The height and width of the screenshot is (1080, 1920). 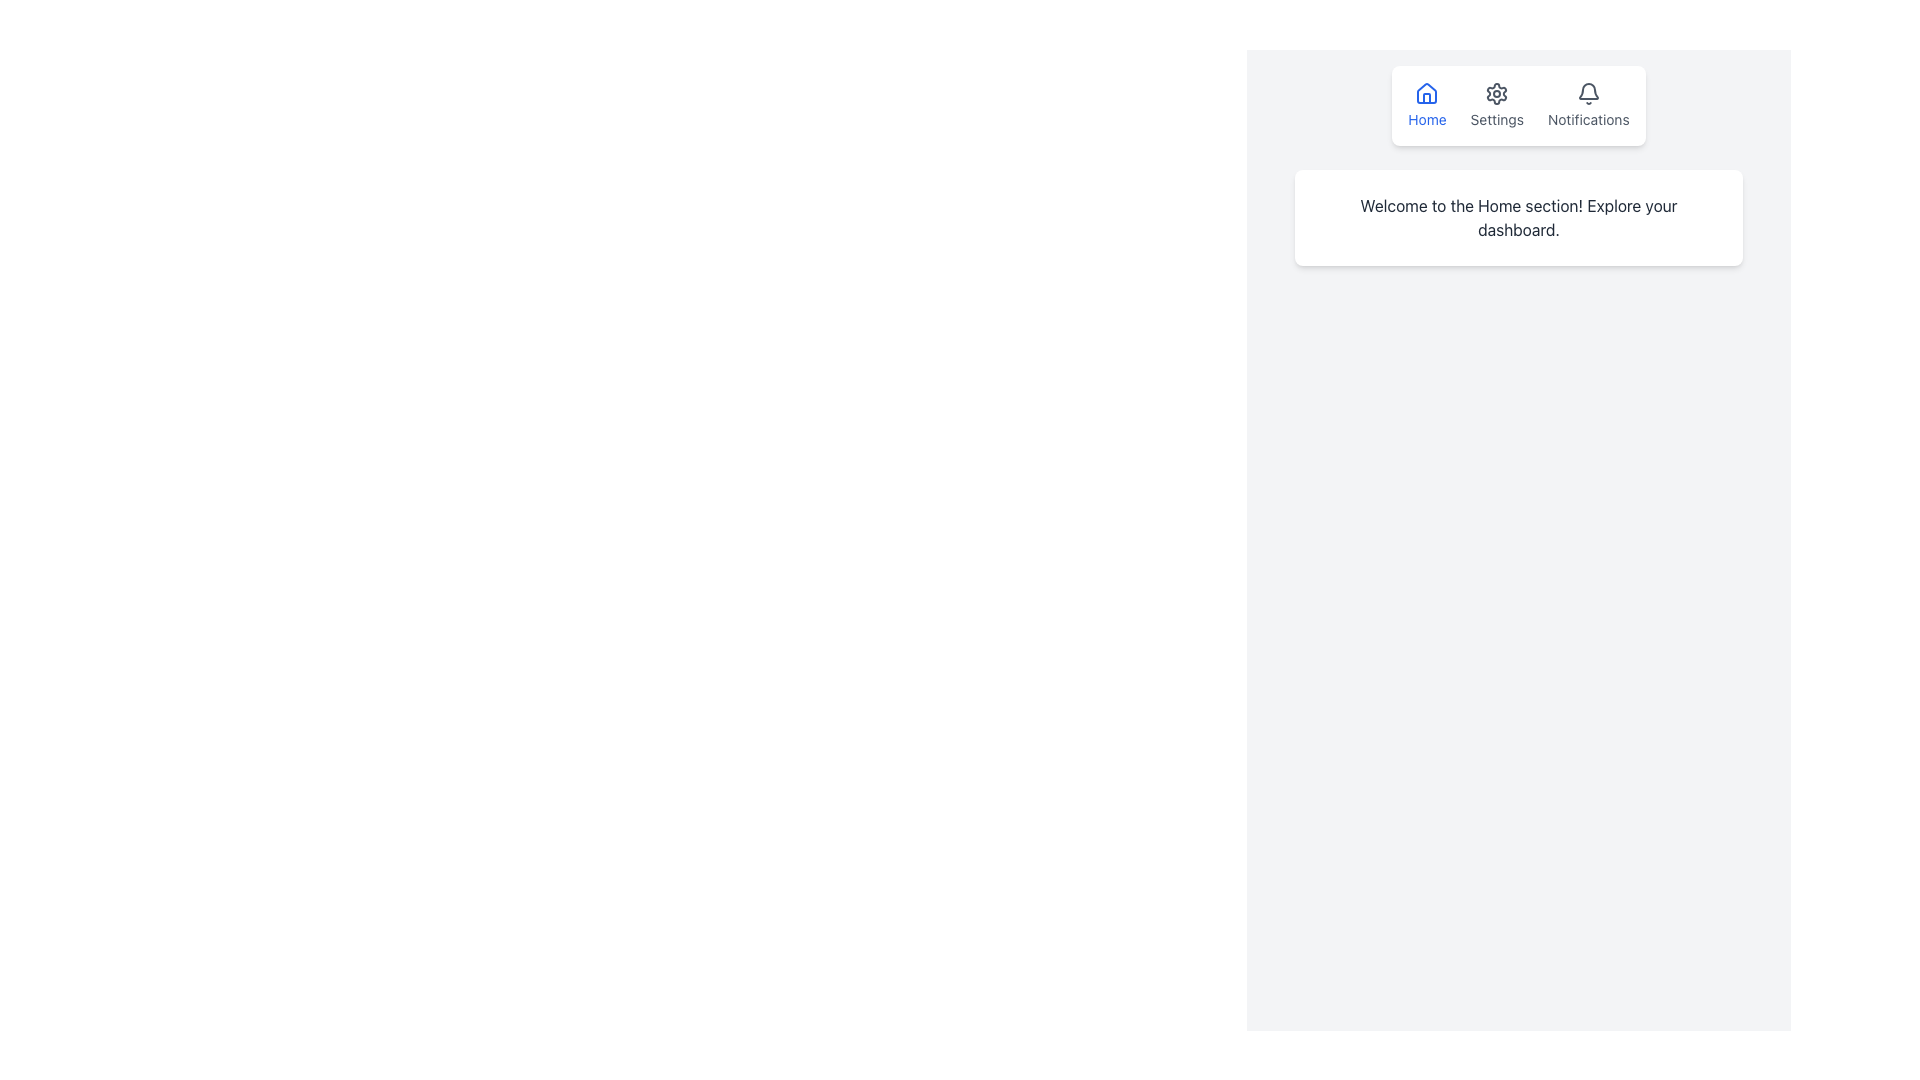 What do you see at coordinates (1587, 105) in the screenshot?
I see `the 'Notifications' navigation button, which is the third item in the horizontal navigation bar` at bounding box center [1587, 105].